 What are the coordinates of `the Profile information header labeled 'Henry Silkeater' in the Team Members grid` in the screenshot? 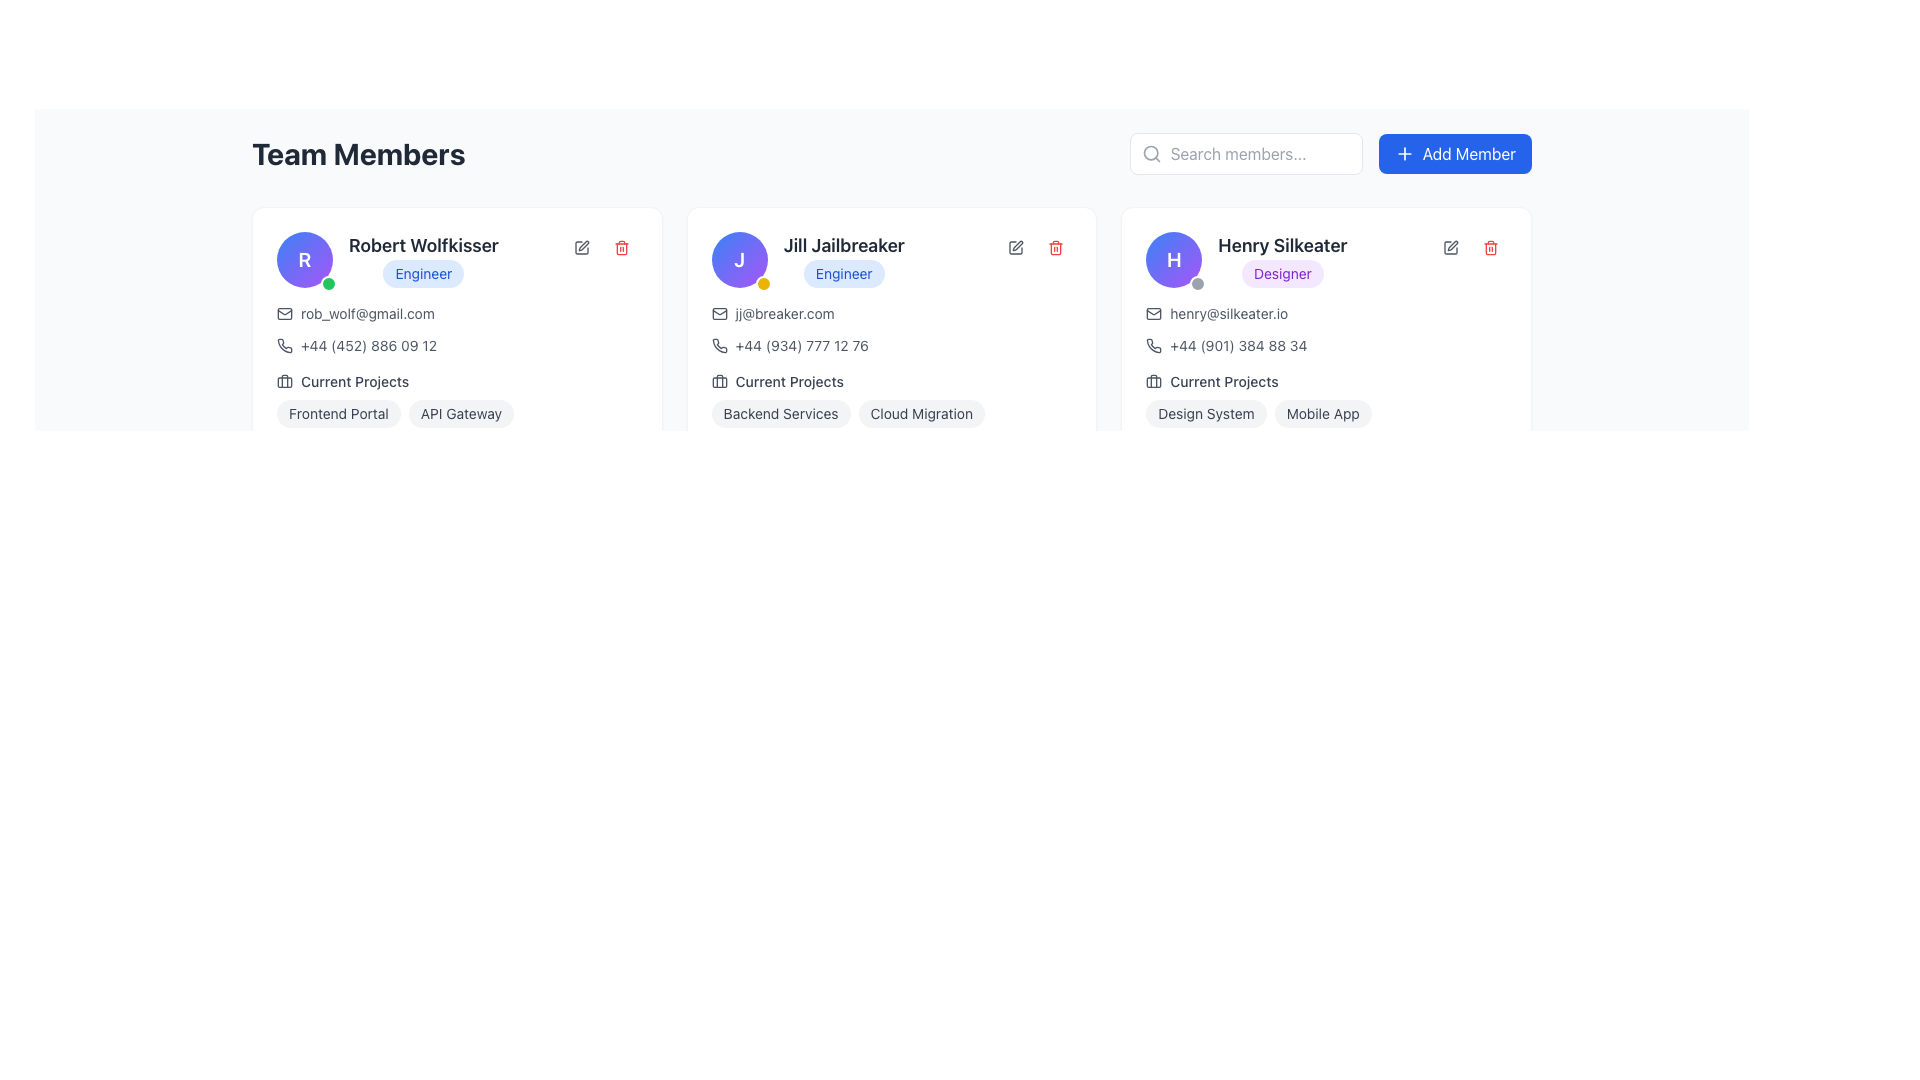 It's located at (1326, 258).